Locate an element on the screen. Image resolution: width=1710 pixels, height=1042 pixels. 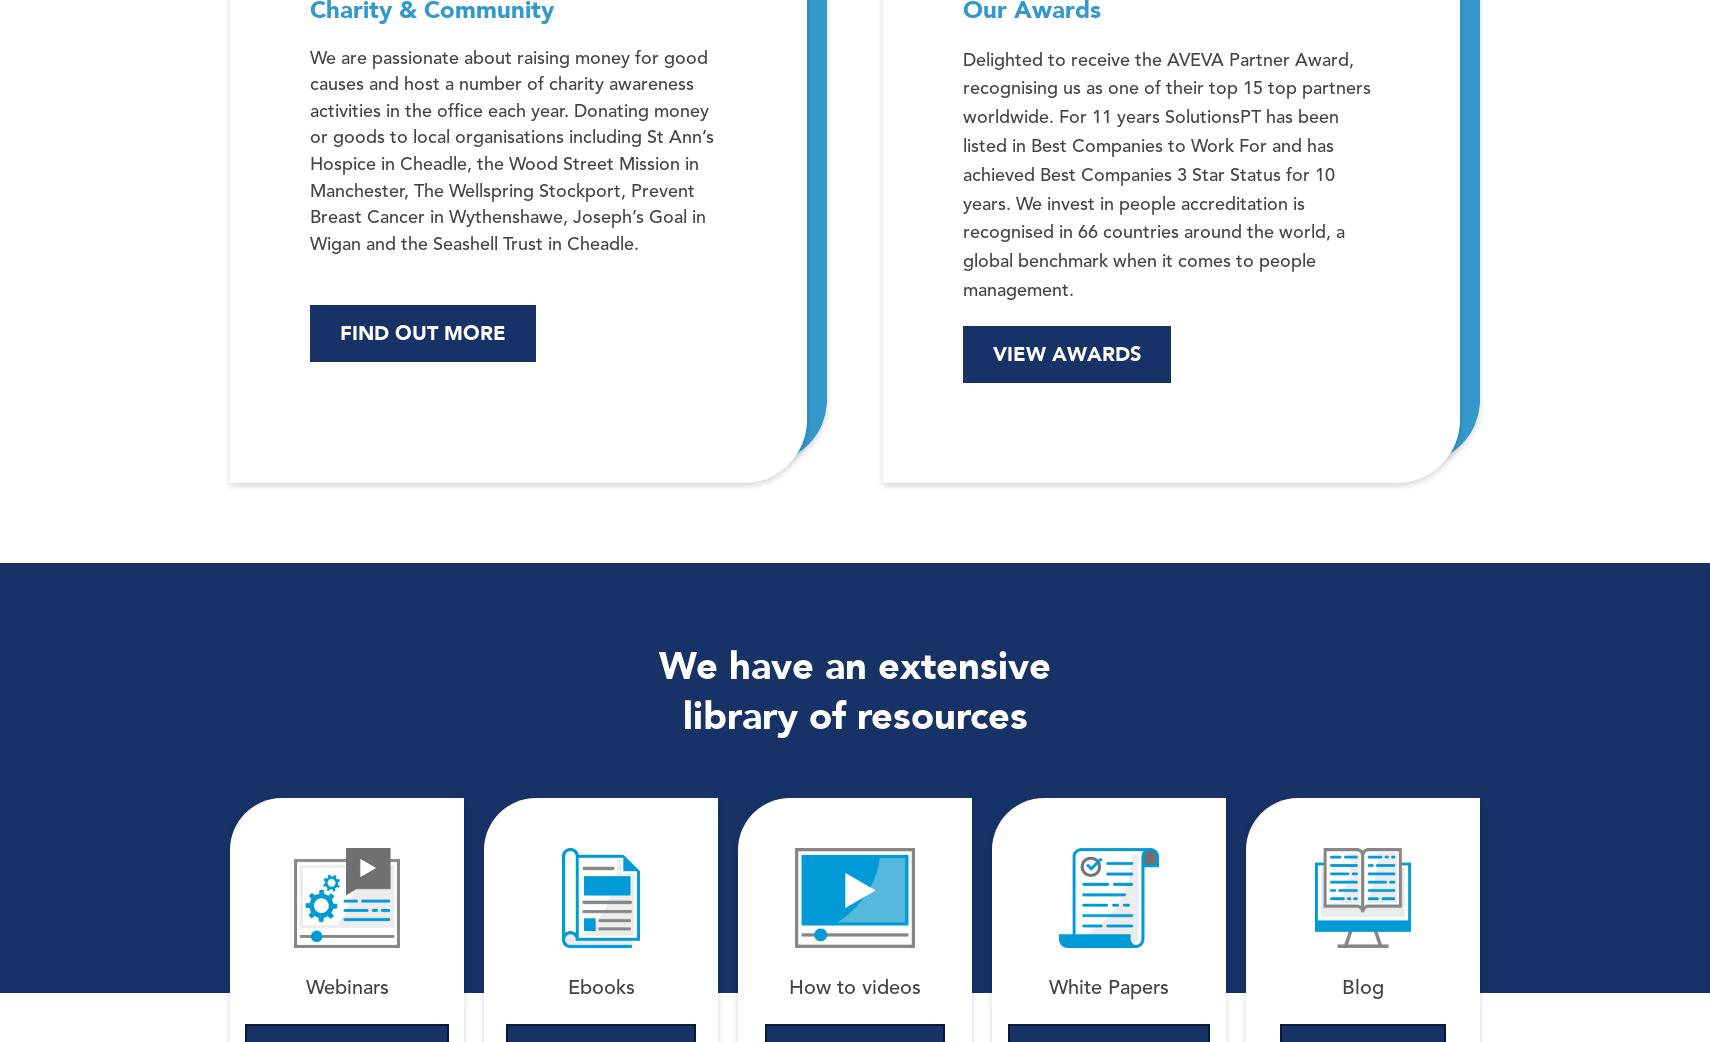
'How to videos' is located at coordinates (855, 988).